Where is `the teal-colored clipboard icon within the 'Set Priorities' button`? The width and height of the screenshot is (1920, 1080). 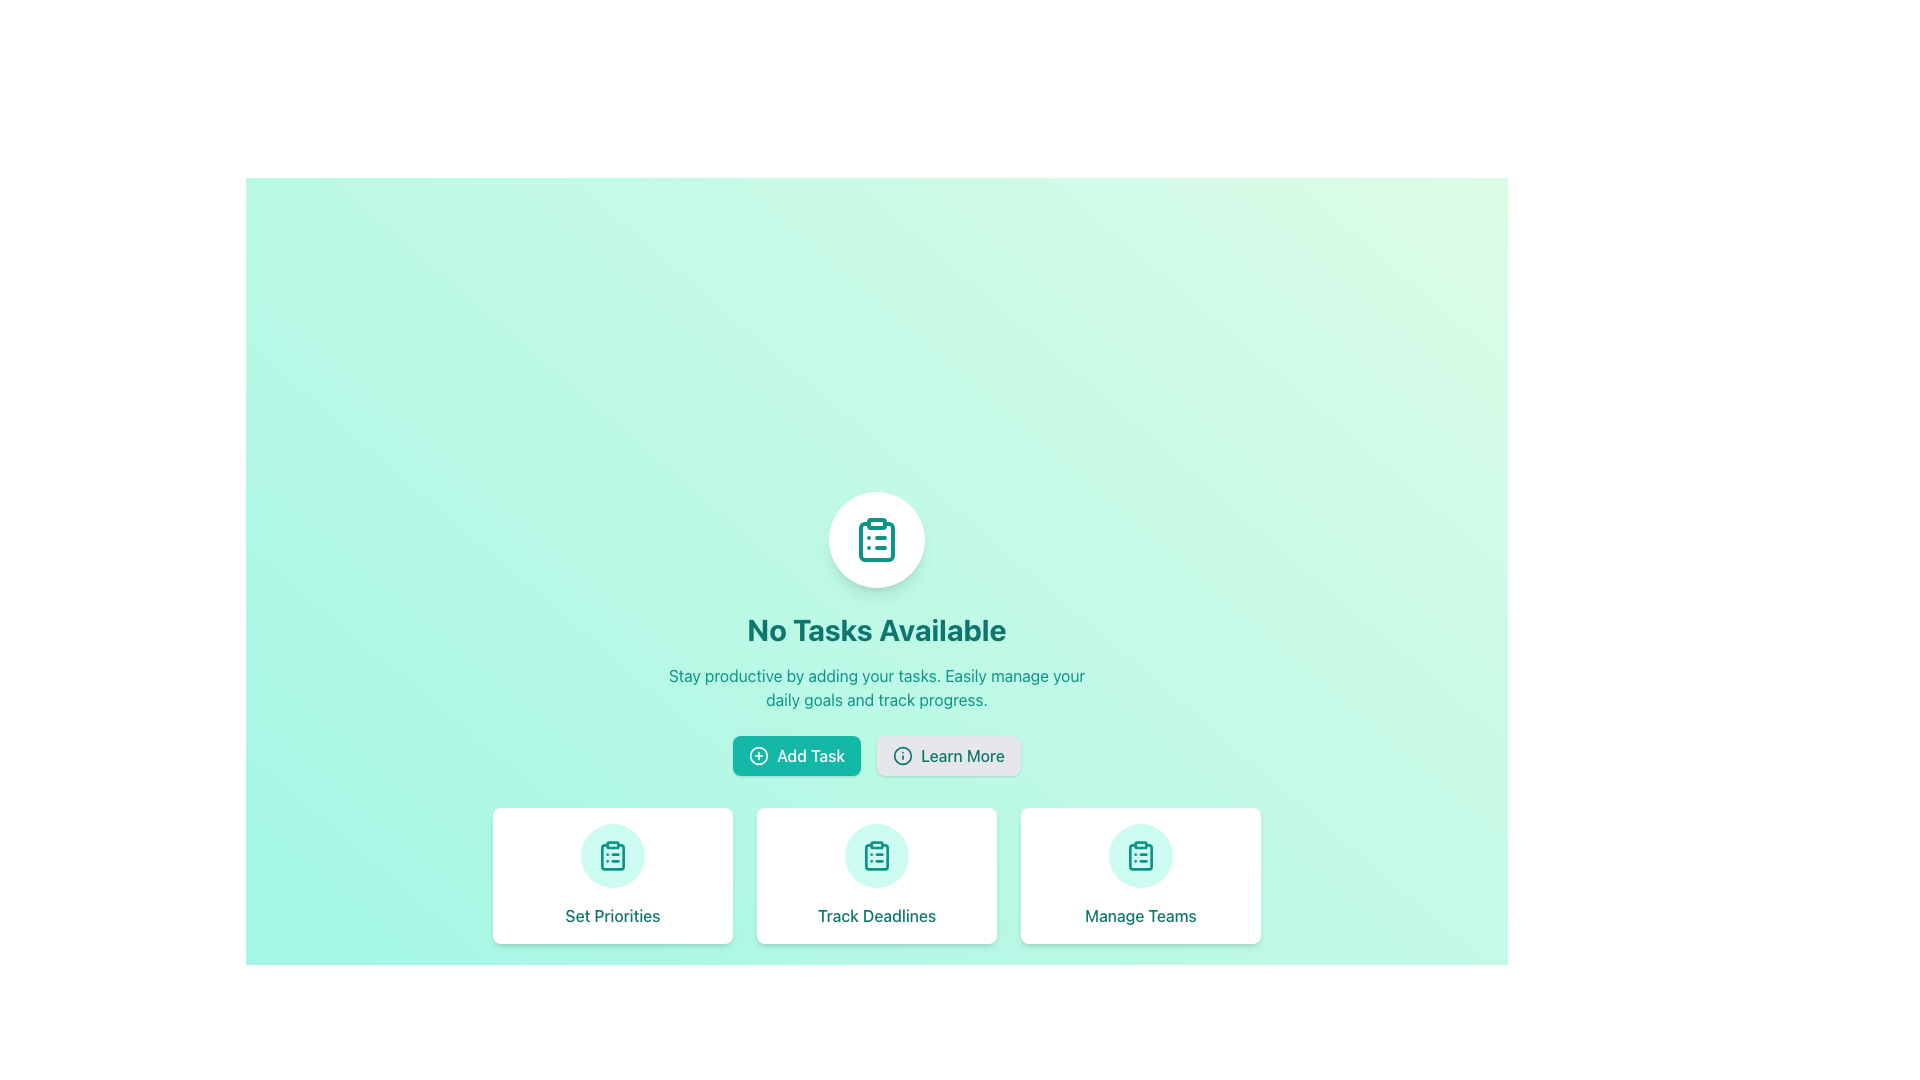
the teal-colored clipboard icon within the 'Set Priorities' button is located at coordinates (612, 855).